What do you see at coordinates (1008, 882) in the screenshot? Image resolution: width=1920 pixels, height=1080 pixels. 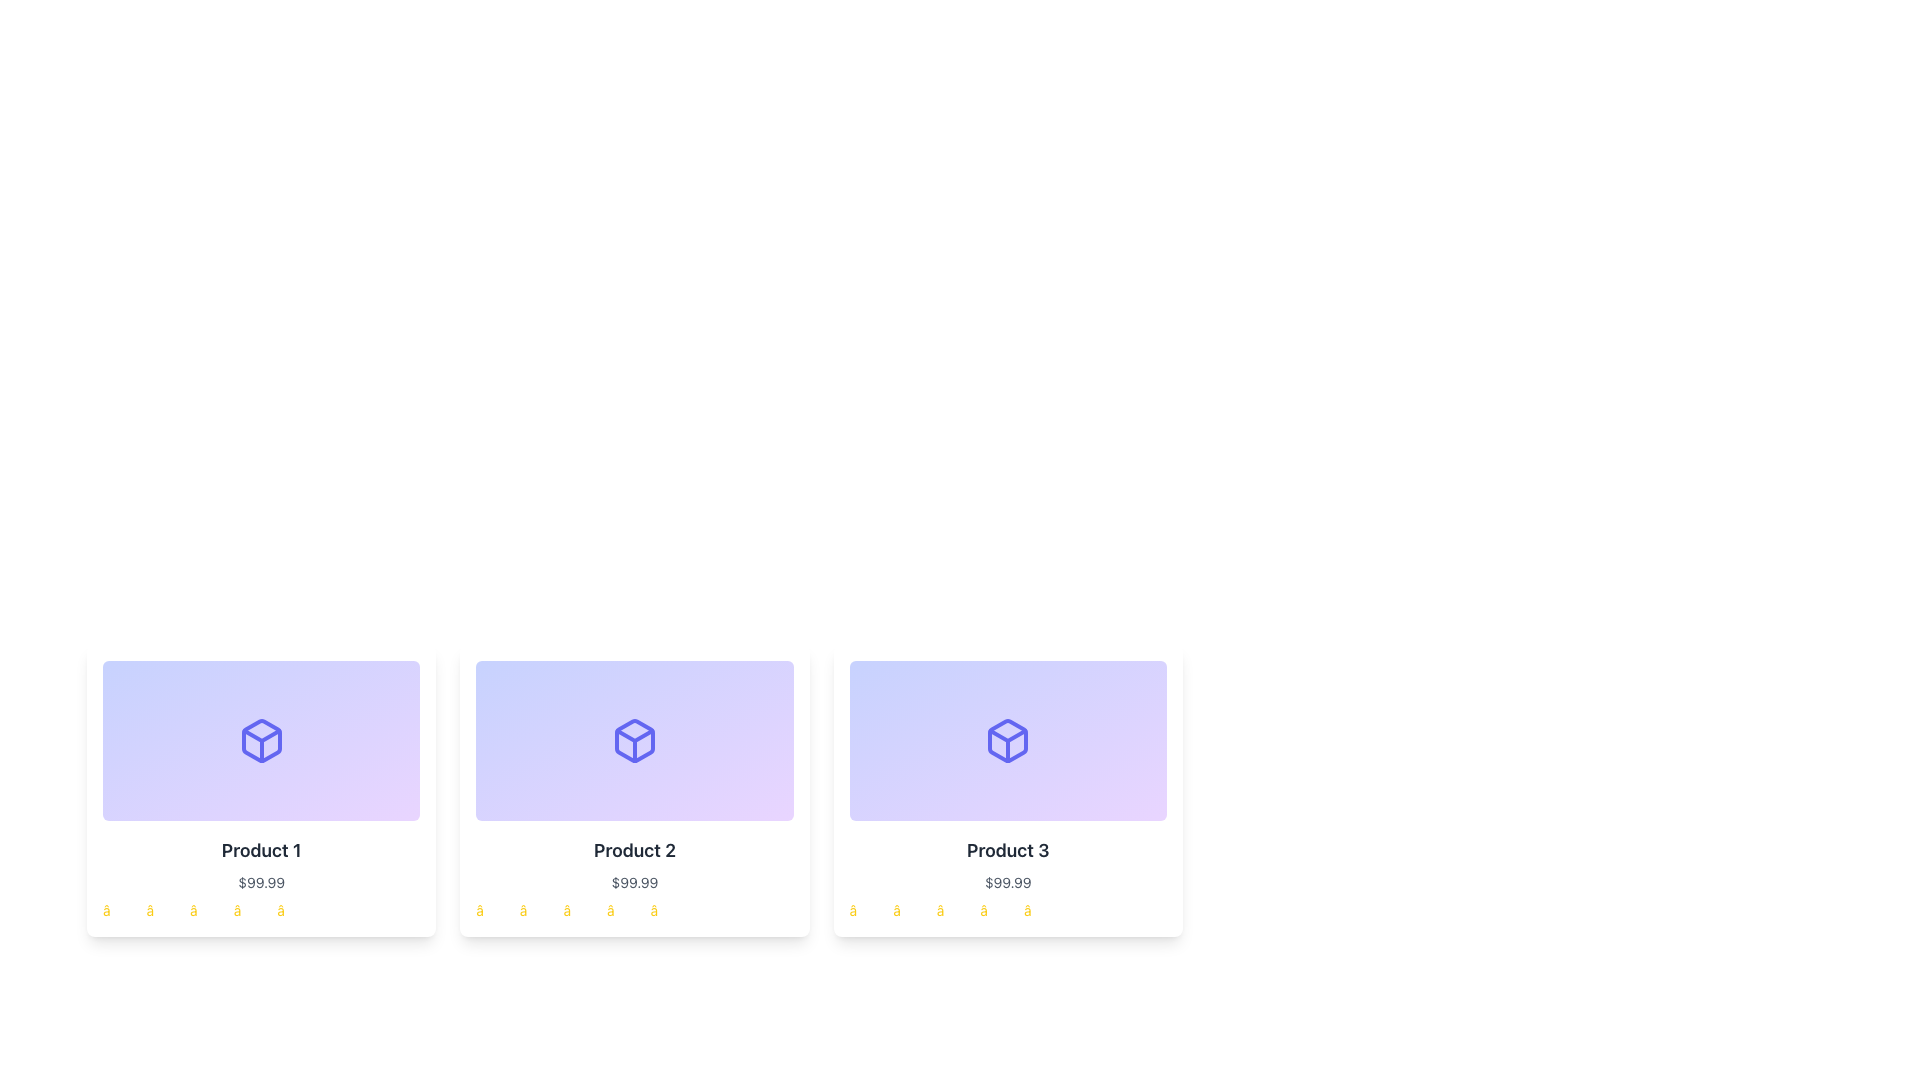 I see `the price text label displaying '$99.99' located in the bottom-middle section of the 'Product 3' card, which is directly below the 'Product 3' title` at bounding box center [1008, 882].